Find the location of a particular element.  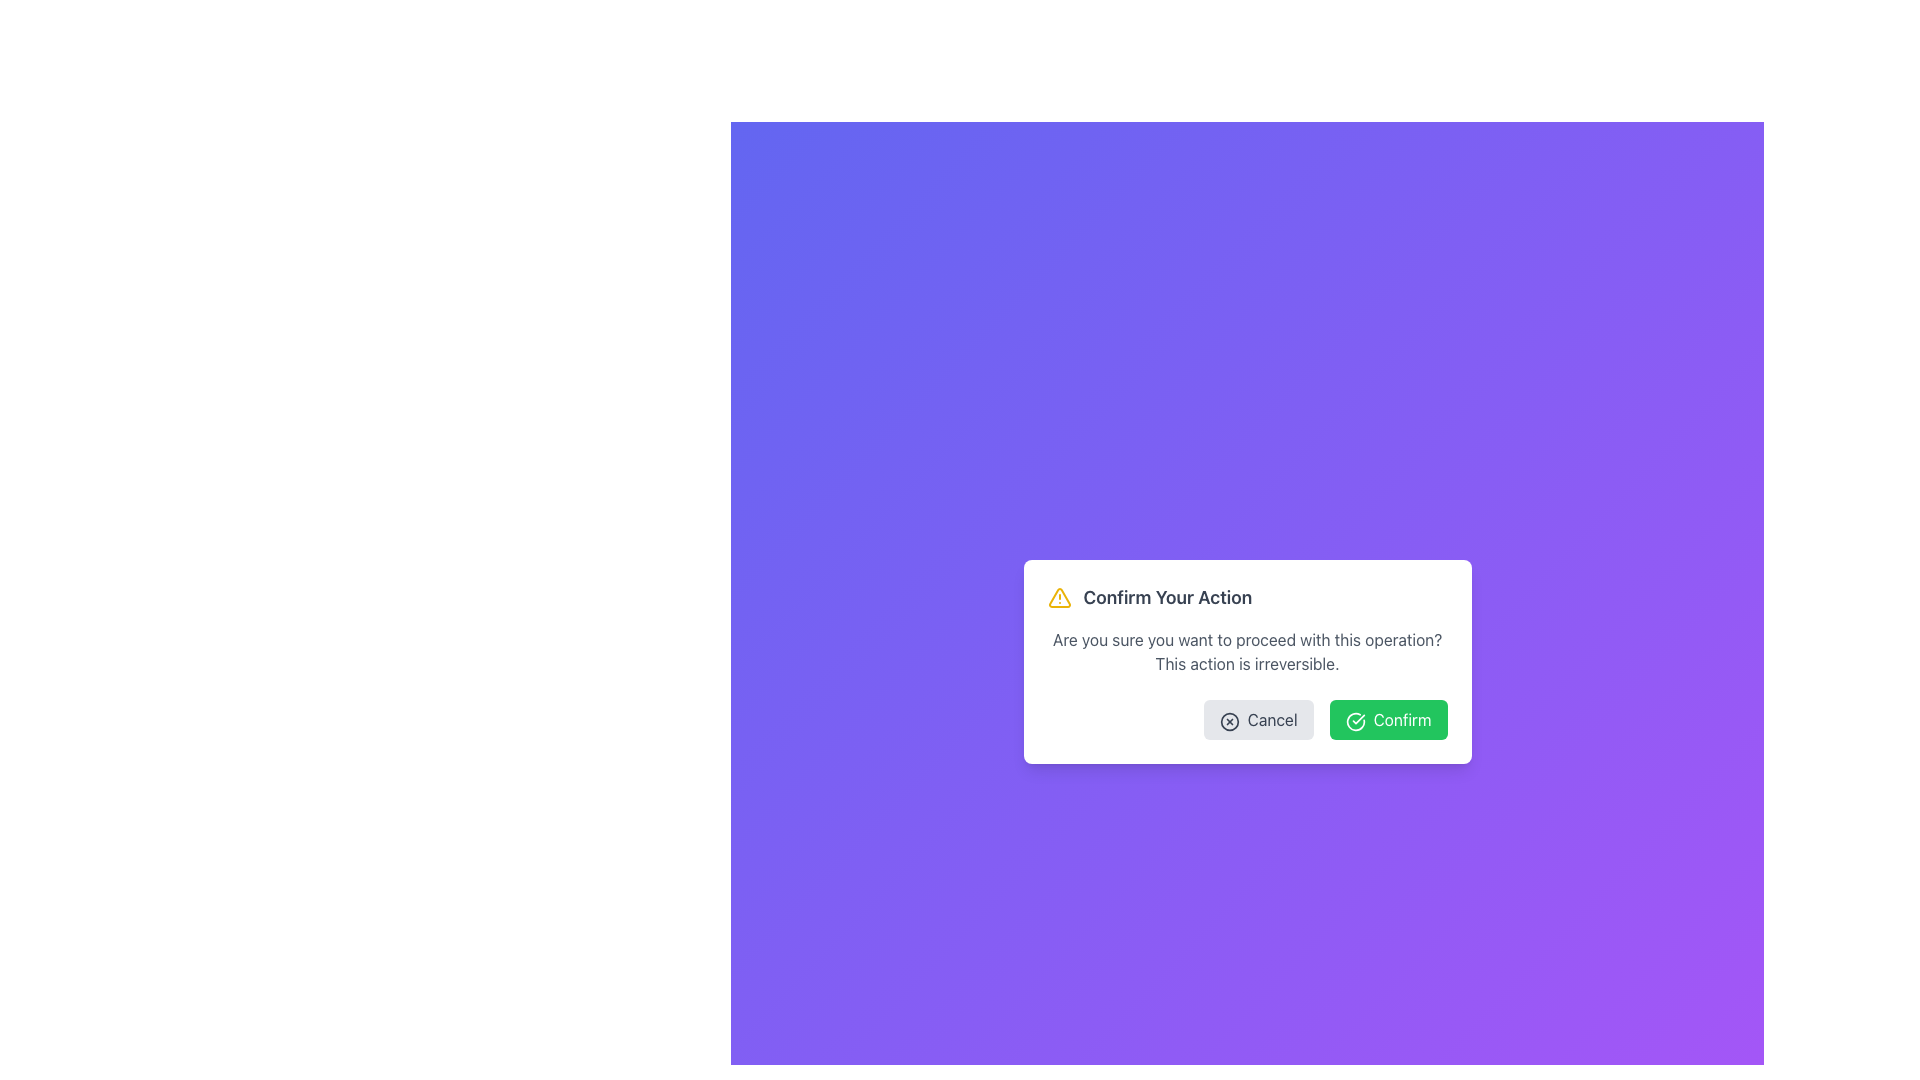

the triangular icon with a yellow border and an exclamation point, located to the left of the bold text 'Confirm Your Action' is located at coordinates (1058, 596).